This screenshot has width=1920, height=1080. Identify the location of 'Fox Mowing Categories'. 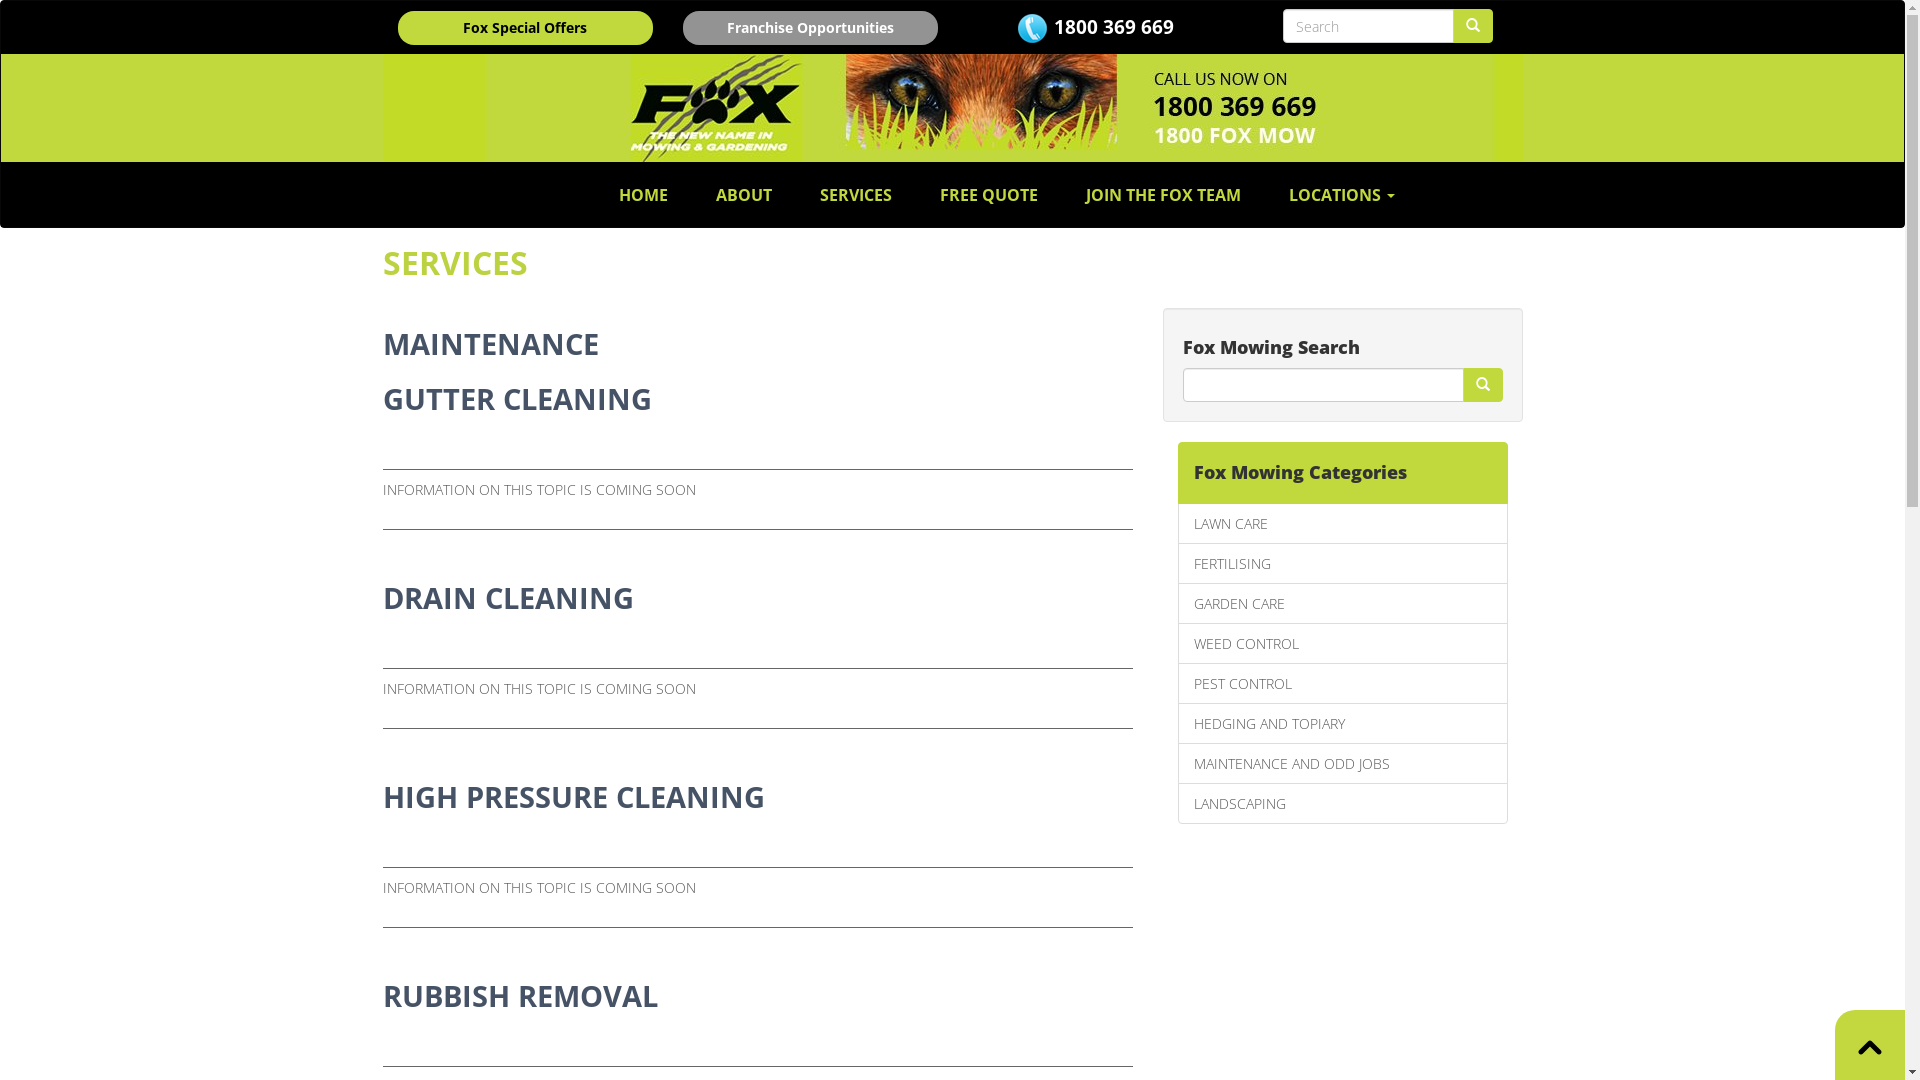
(1343, 473).